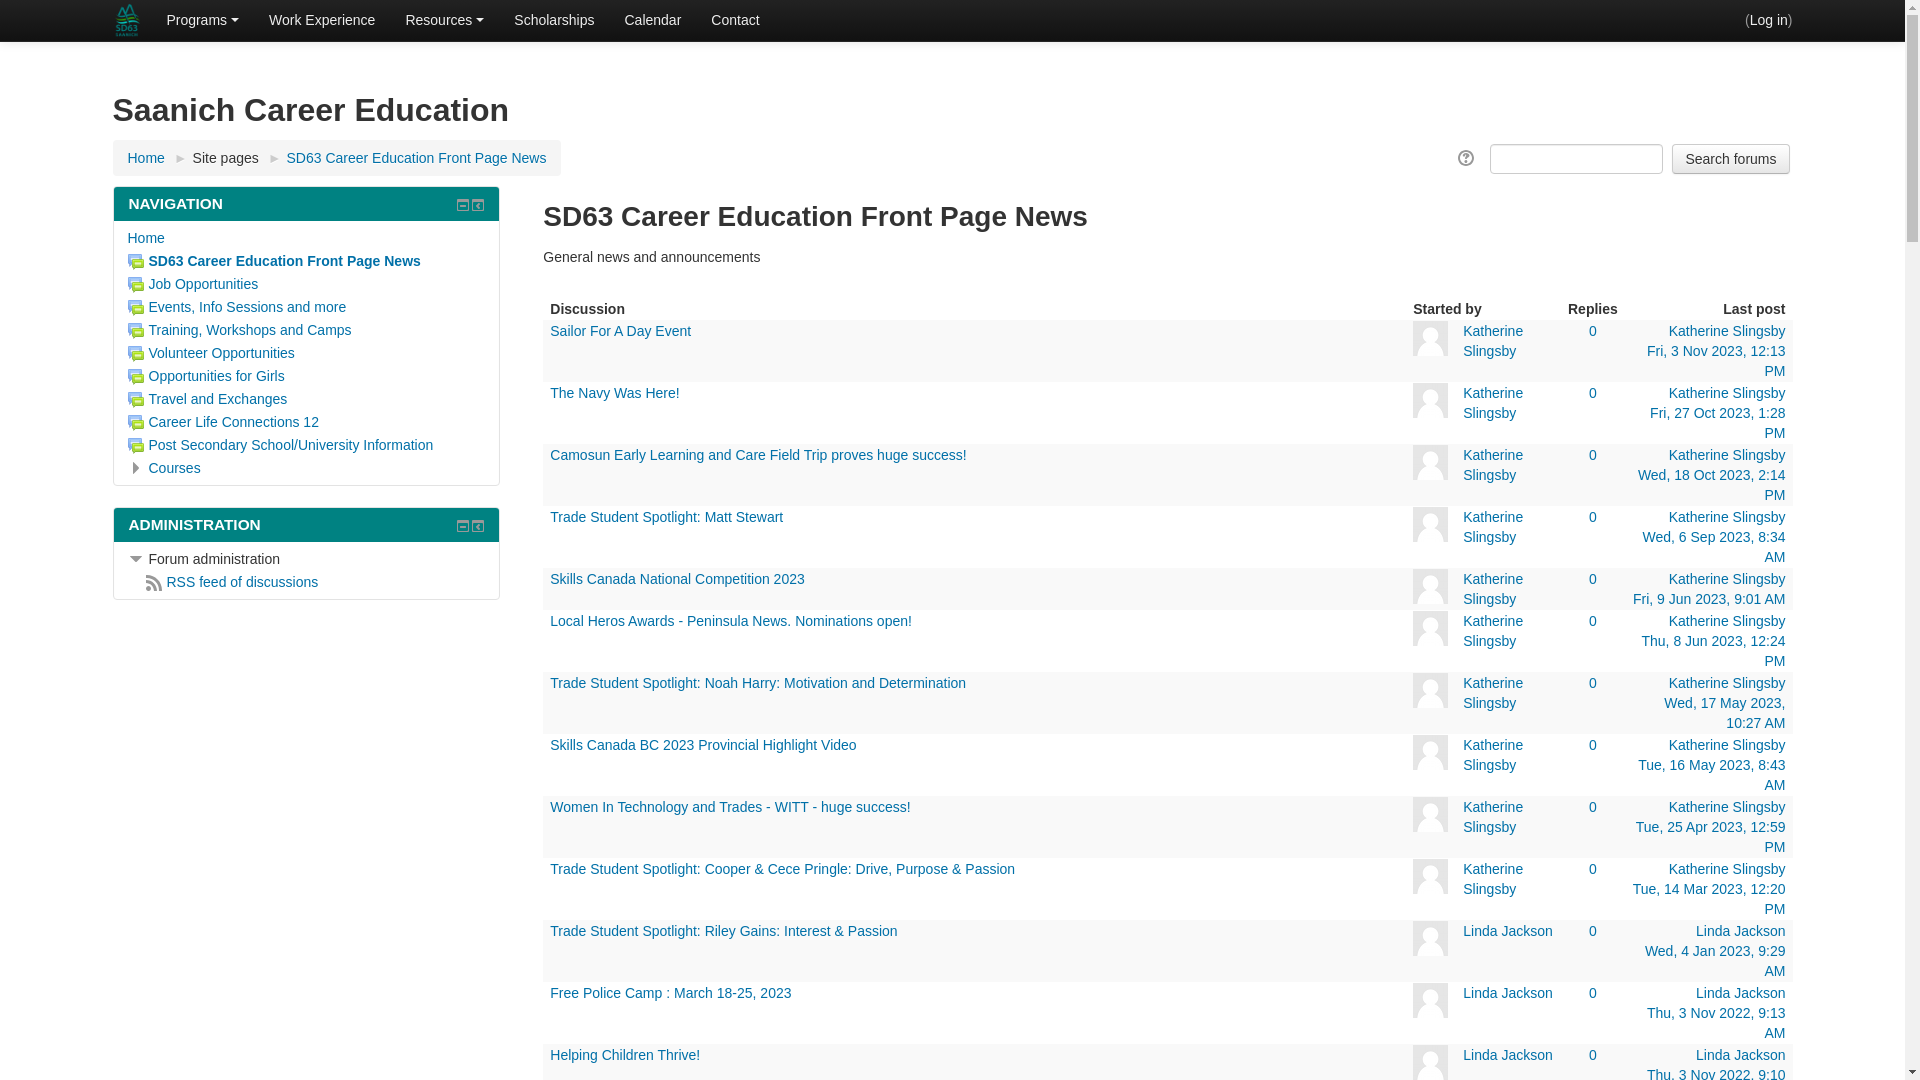 This screenshot has width=1920, height=1080. Describe the element at coordinates (1709, 837) in the screenshot. I see `'Tue, 25 Apr 2023, 12:59 PM'` at that location.